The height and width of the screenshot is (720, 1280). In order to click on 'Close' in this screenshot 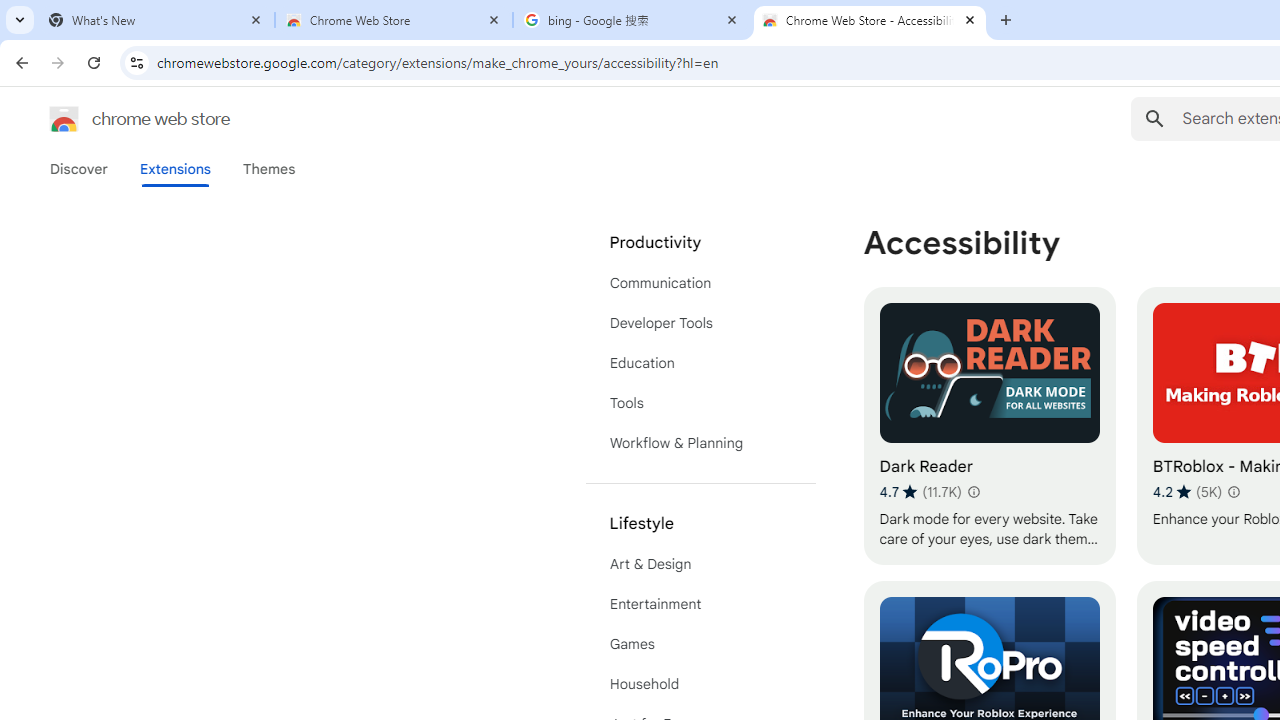, I will do `click(970, 19)`.